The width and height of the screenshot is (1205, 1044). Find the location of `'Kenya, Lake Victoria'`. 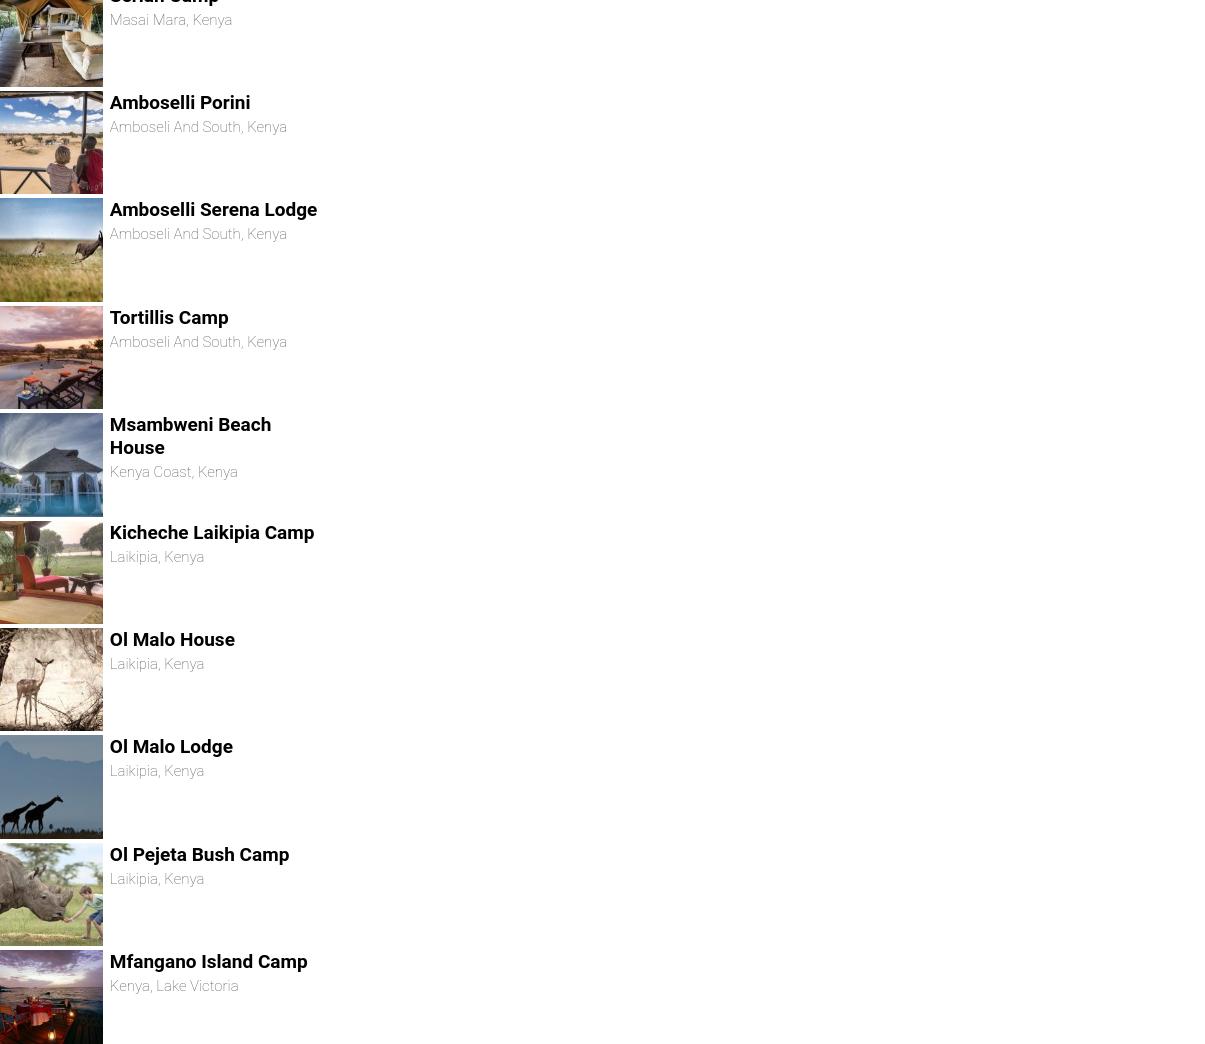

'Kenya, Lake Victoria' is located at coordinates (172, 985).